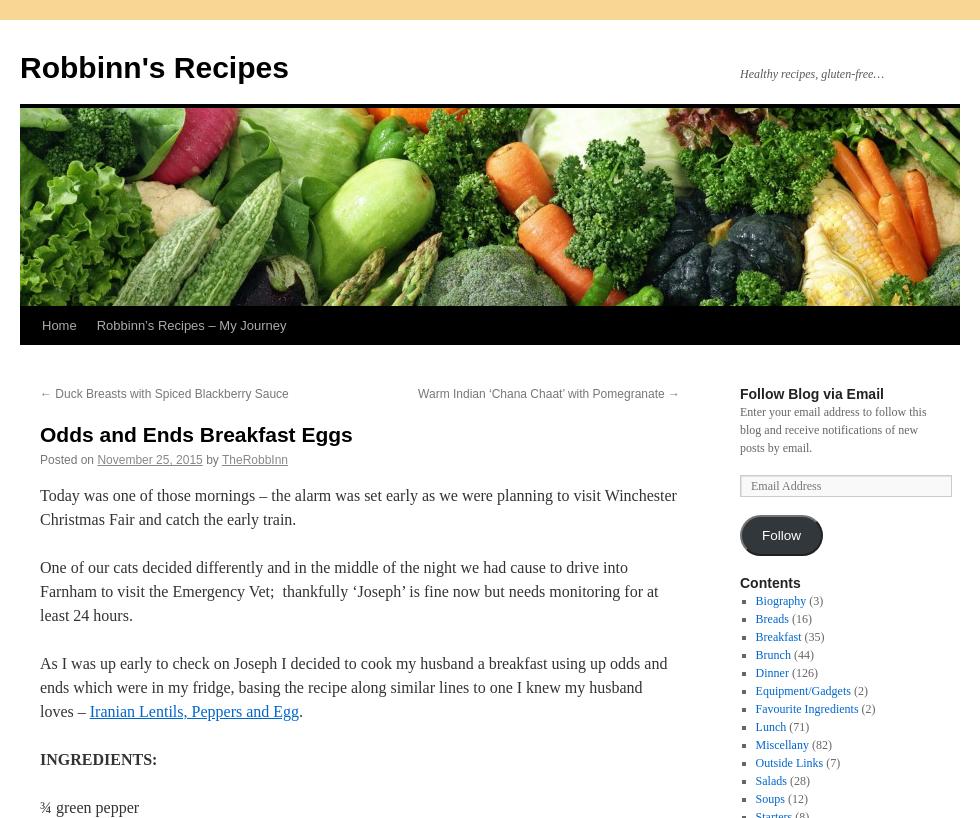  What do you see at coordinates (802, 689) in the screenshot?
I see `'Equipment/Gadgets'` at bounding box center [802, 689].